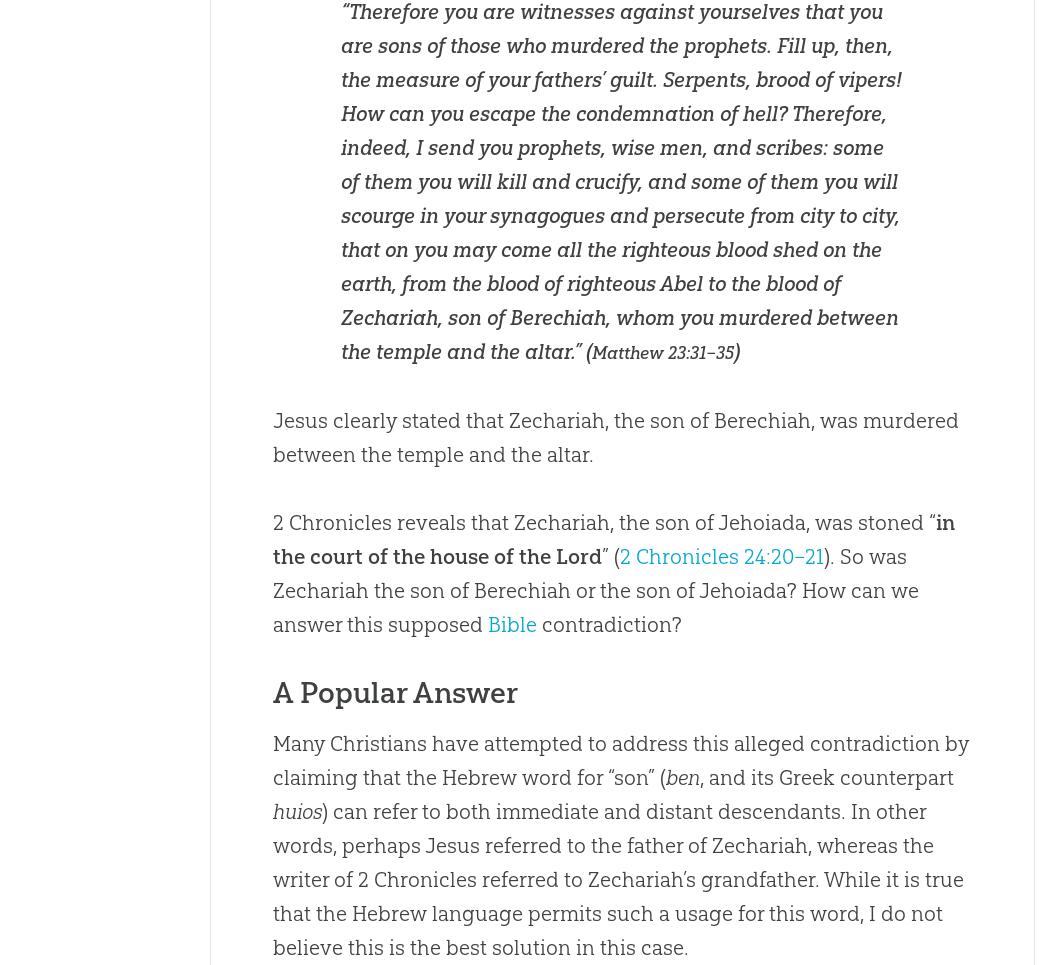  What do you see at coordinates (661, 352) in the screenshot?
I see `'Matthew 23:31–35'` at bounding box center [661, 352].